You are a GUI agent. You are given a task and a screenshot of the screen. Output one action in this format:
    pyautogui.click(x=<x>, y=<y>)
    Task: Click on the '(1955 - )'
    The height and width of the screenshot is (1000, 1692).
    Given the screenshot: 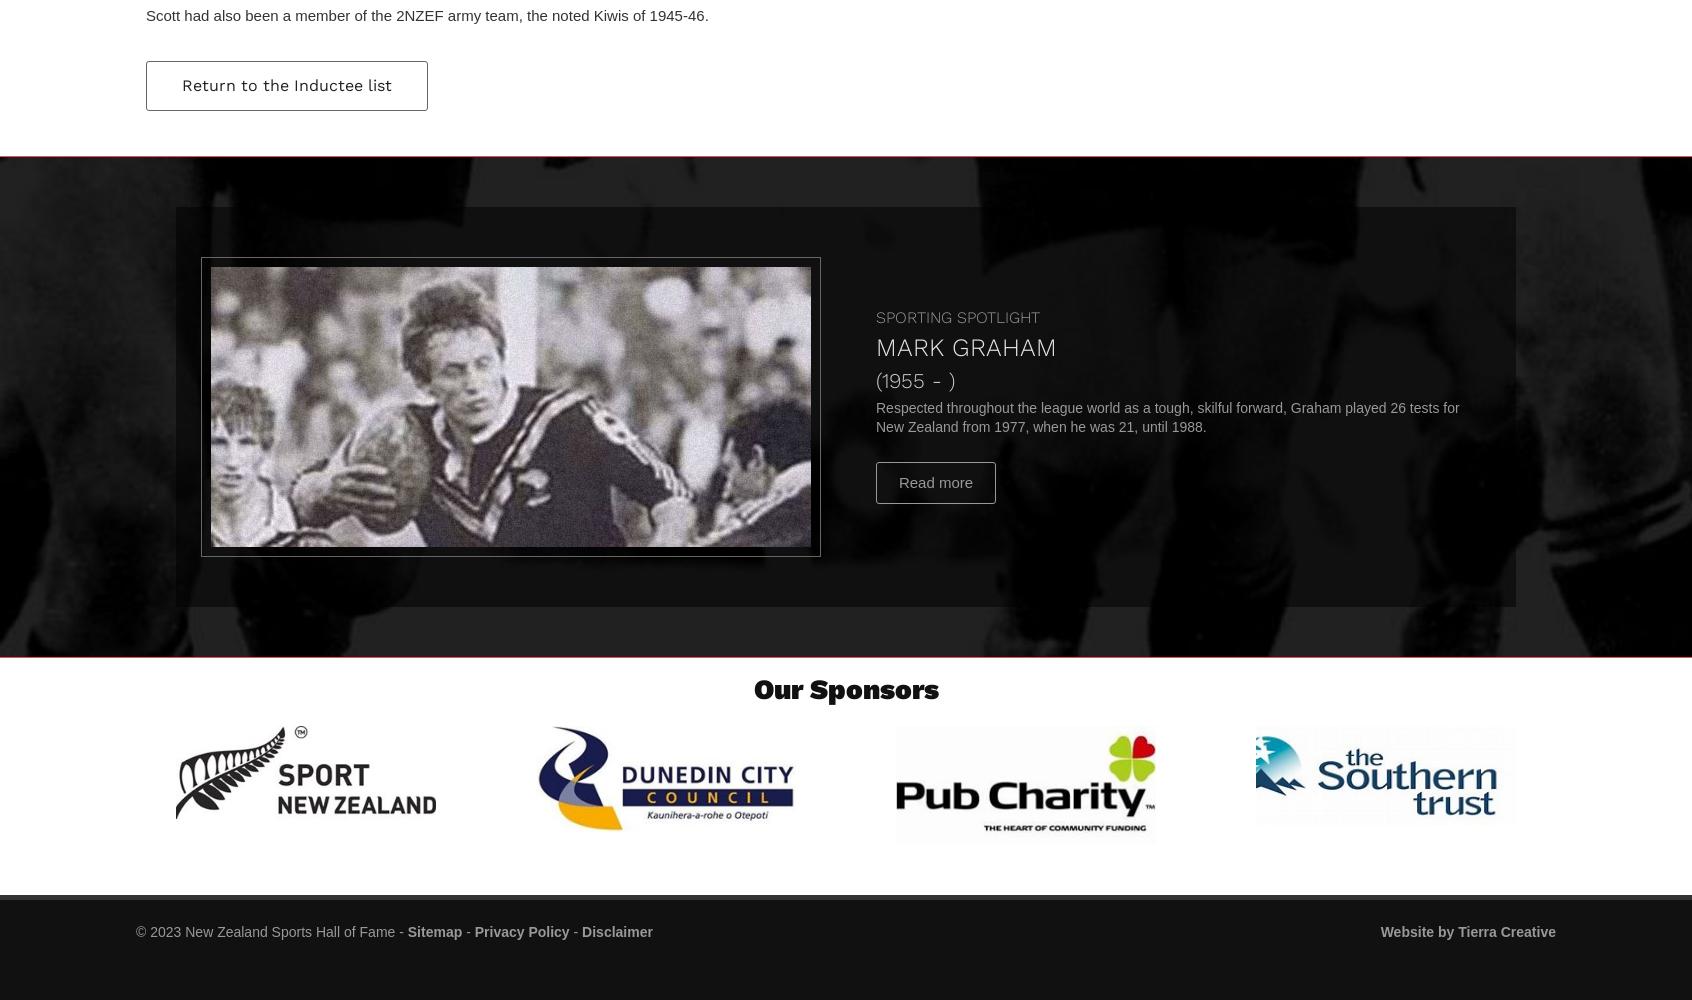 What is the action you would take?
    pyautogui.click(x=914, y=380)
    